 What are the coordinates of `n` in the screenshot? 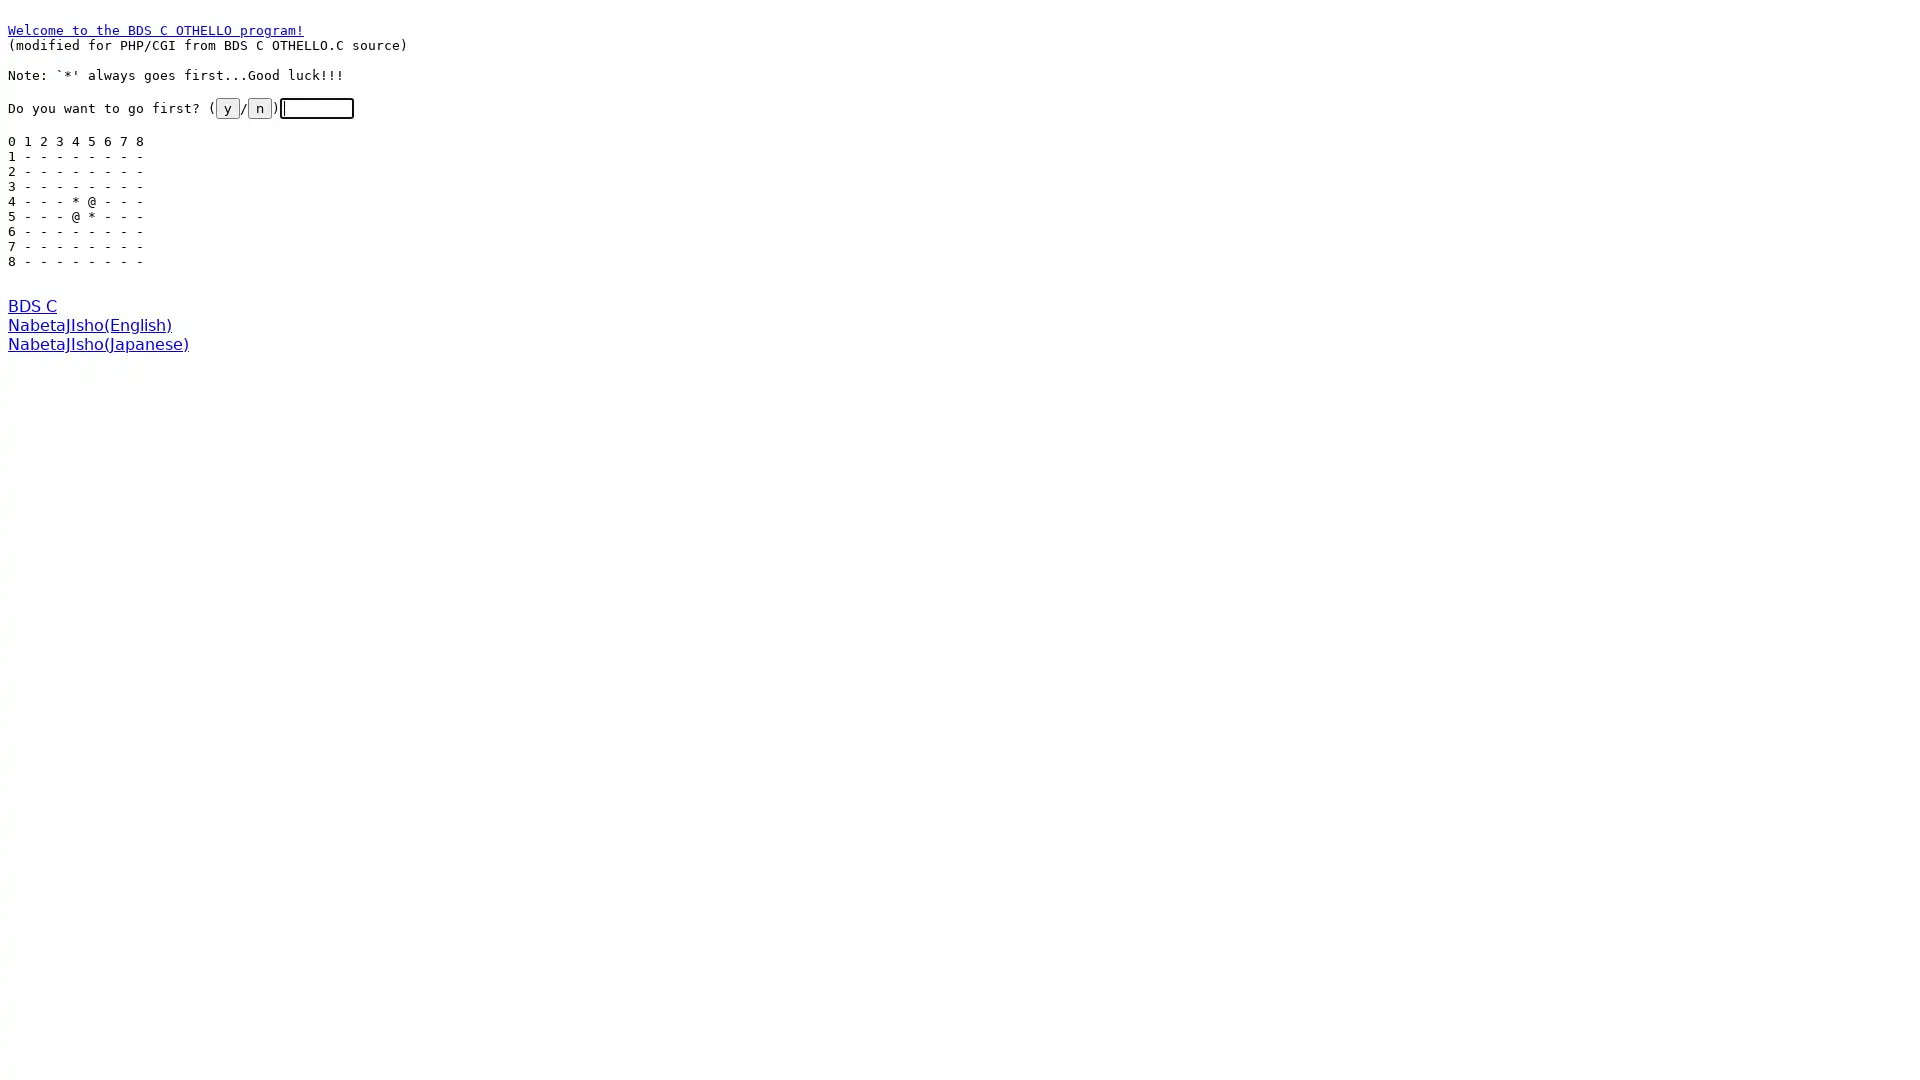 It's located at (258, 108).